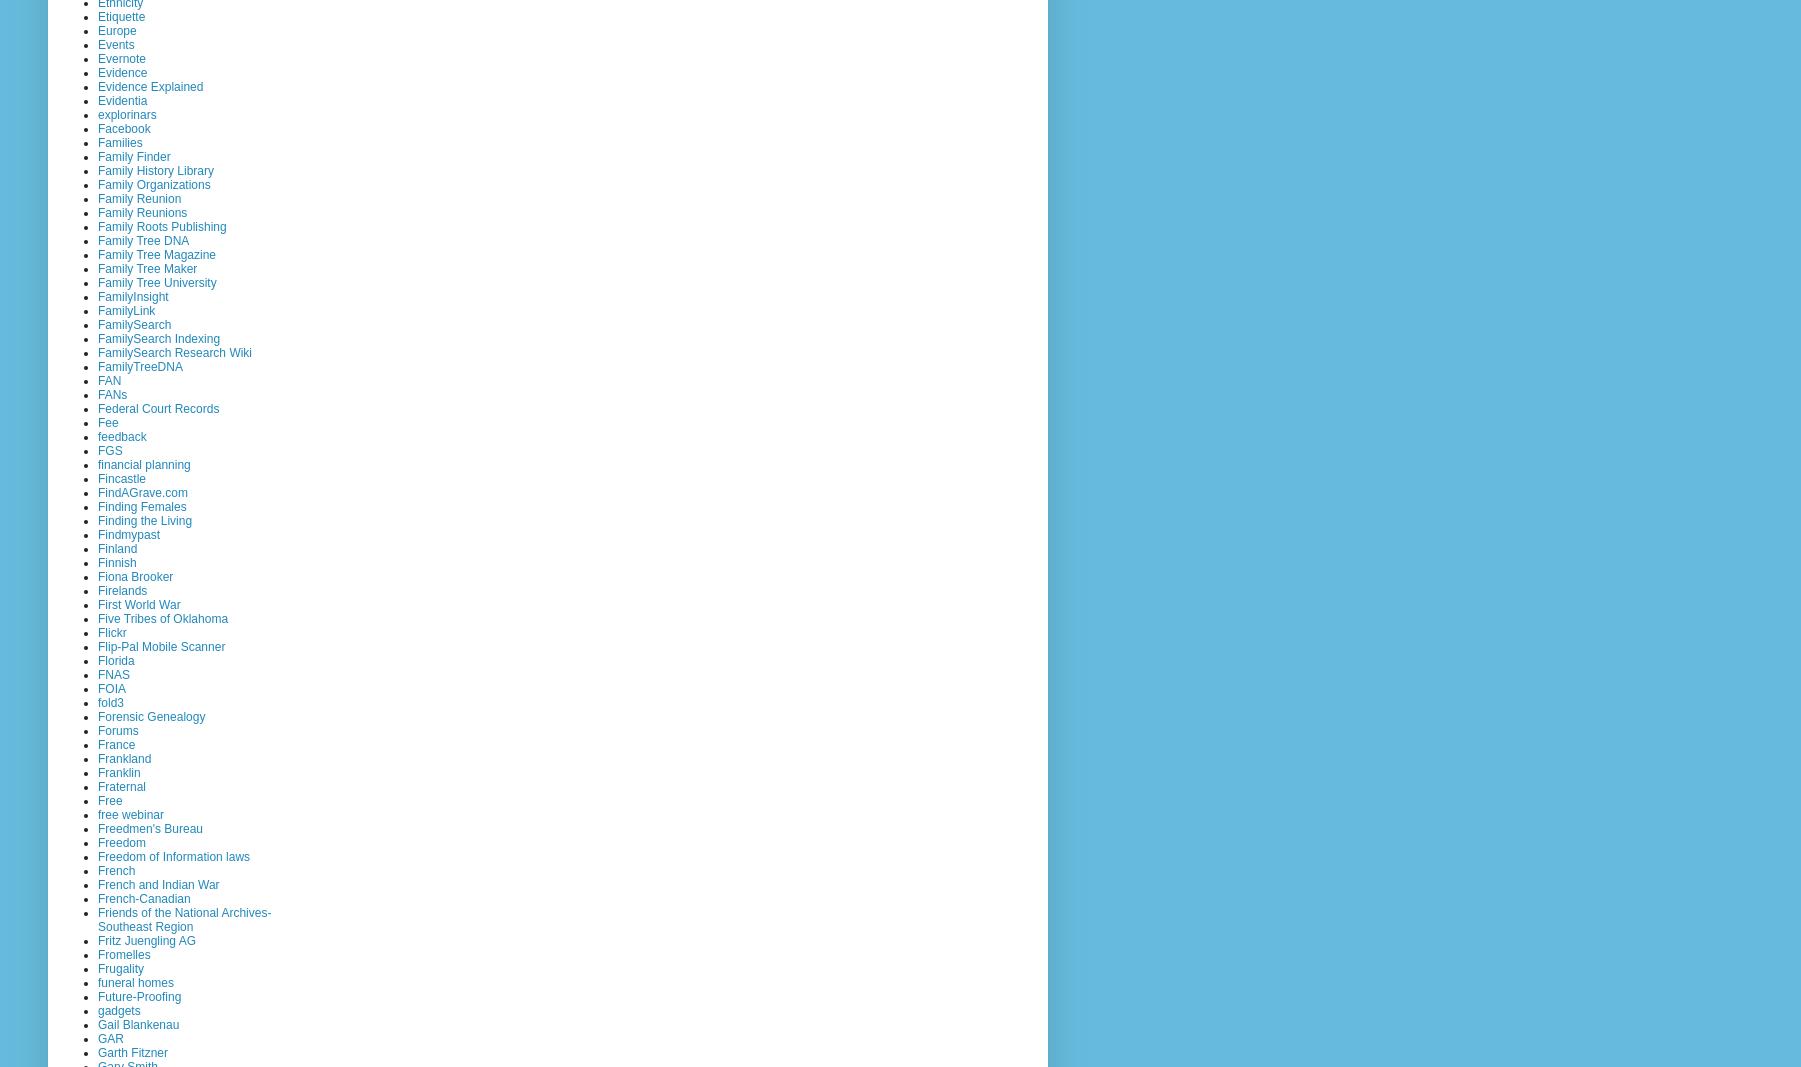 This screenshot has width=1801, height=1067. What do you see at coordinates (96, 813) in the screenshot?
I see `'free webinar'` at bounding box center [96, 813].